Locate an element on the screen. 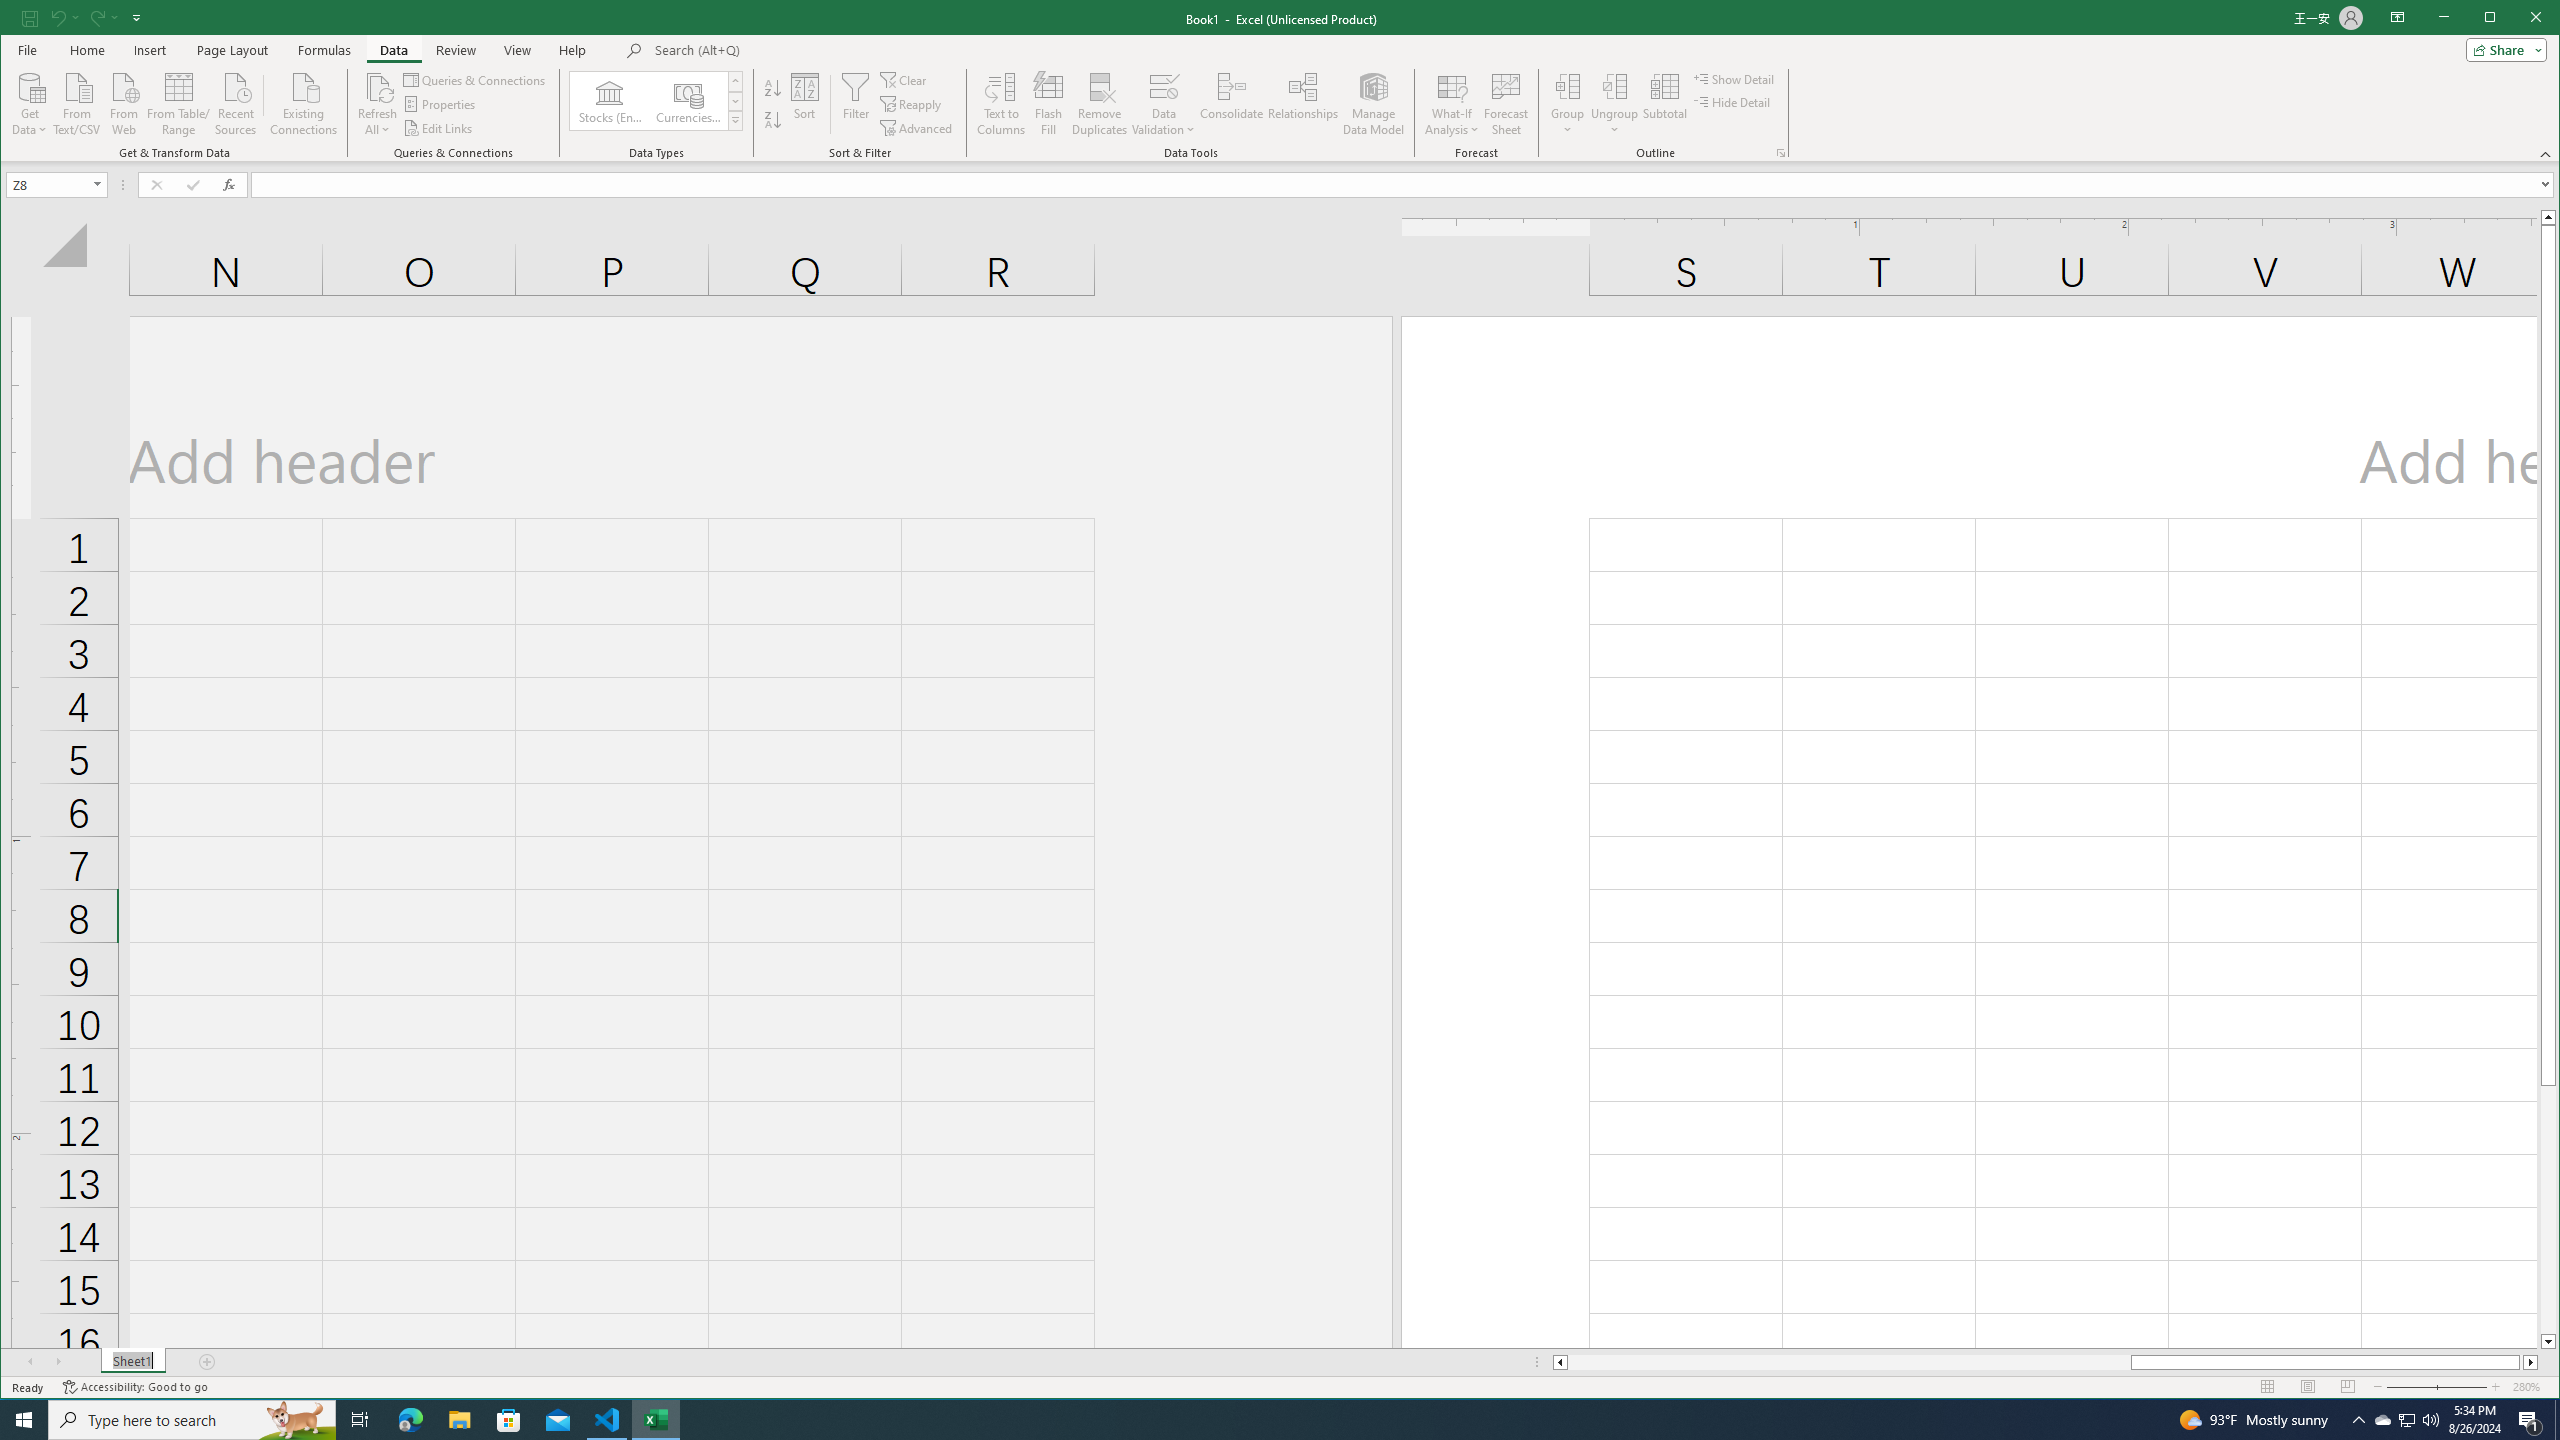 The image size is (2560, 1440). 'Queries & Connections' is located at coordinates (476, 80).